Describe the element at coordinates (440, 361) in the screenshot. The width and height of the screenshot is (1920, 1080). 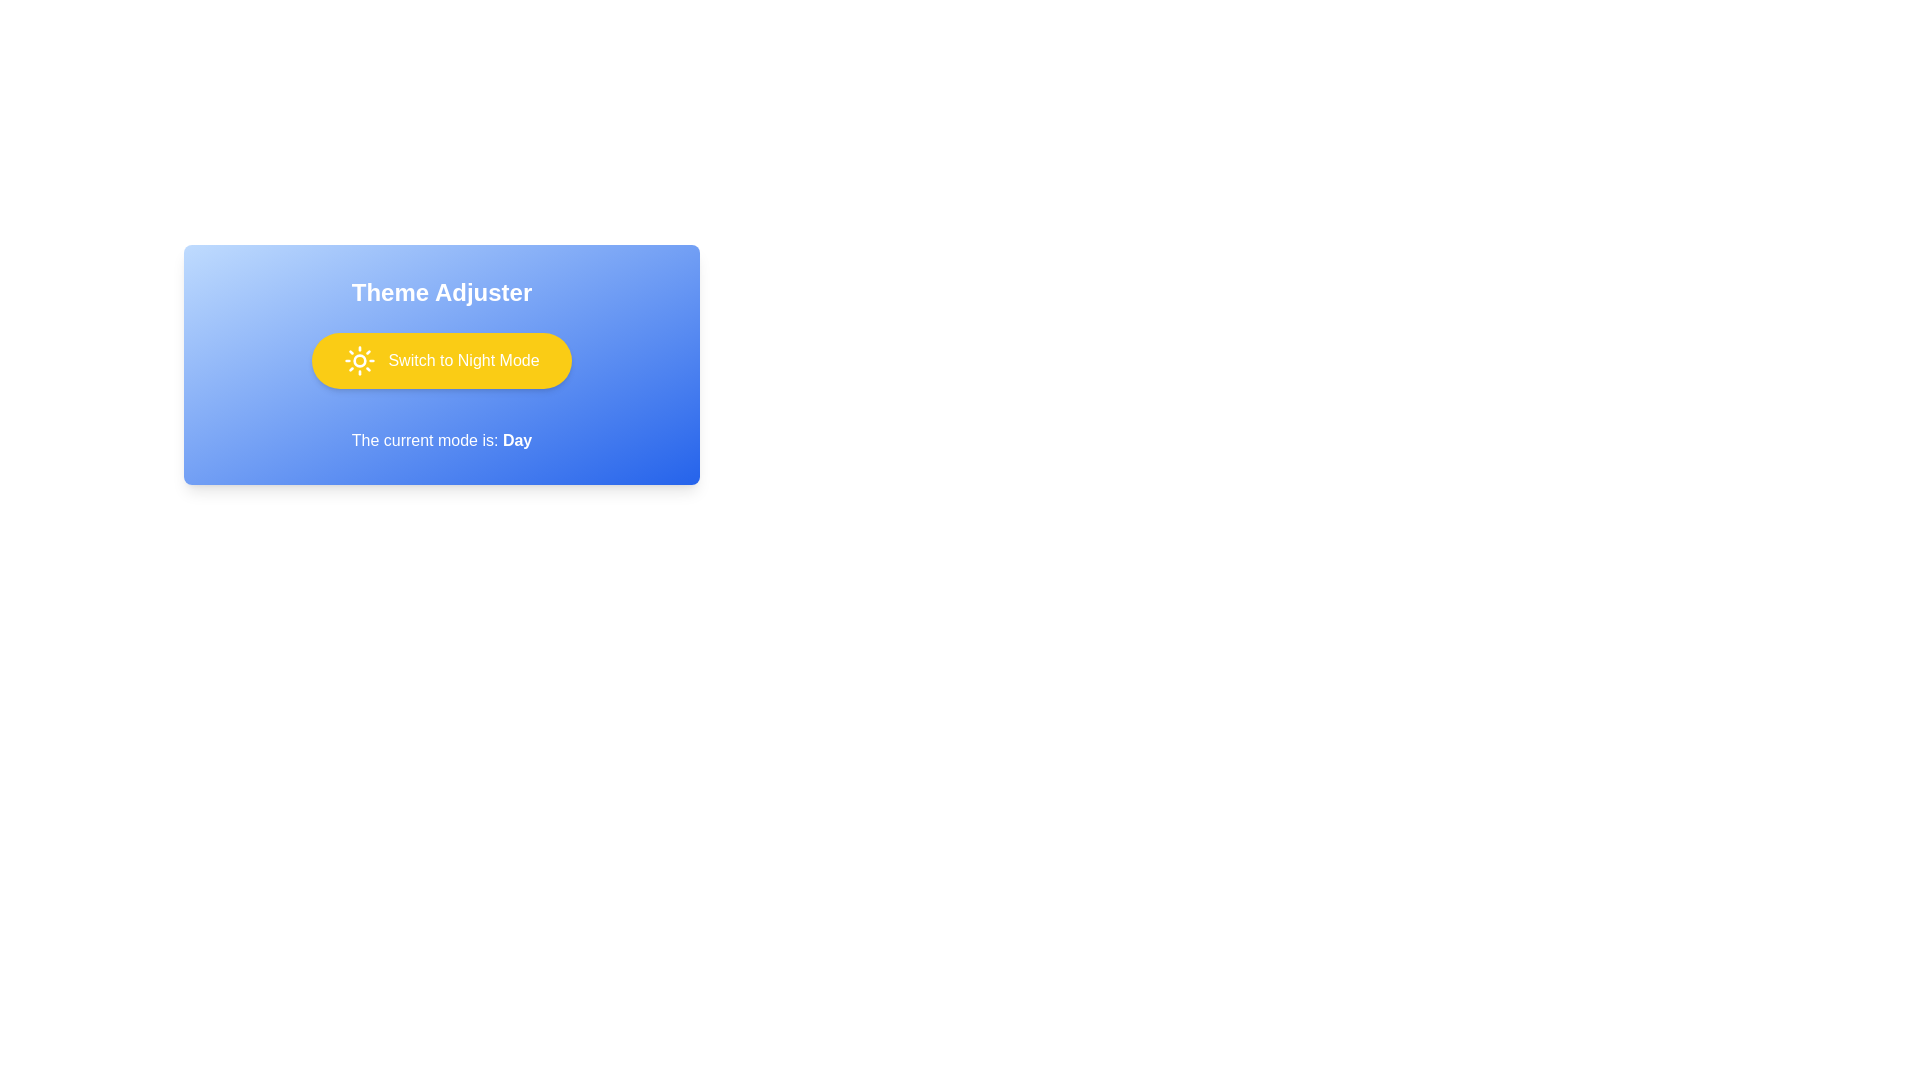
I see `button labeled 'Switch to Night Mode' to toggle the mode` at that location.